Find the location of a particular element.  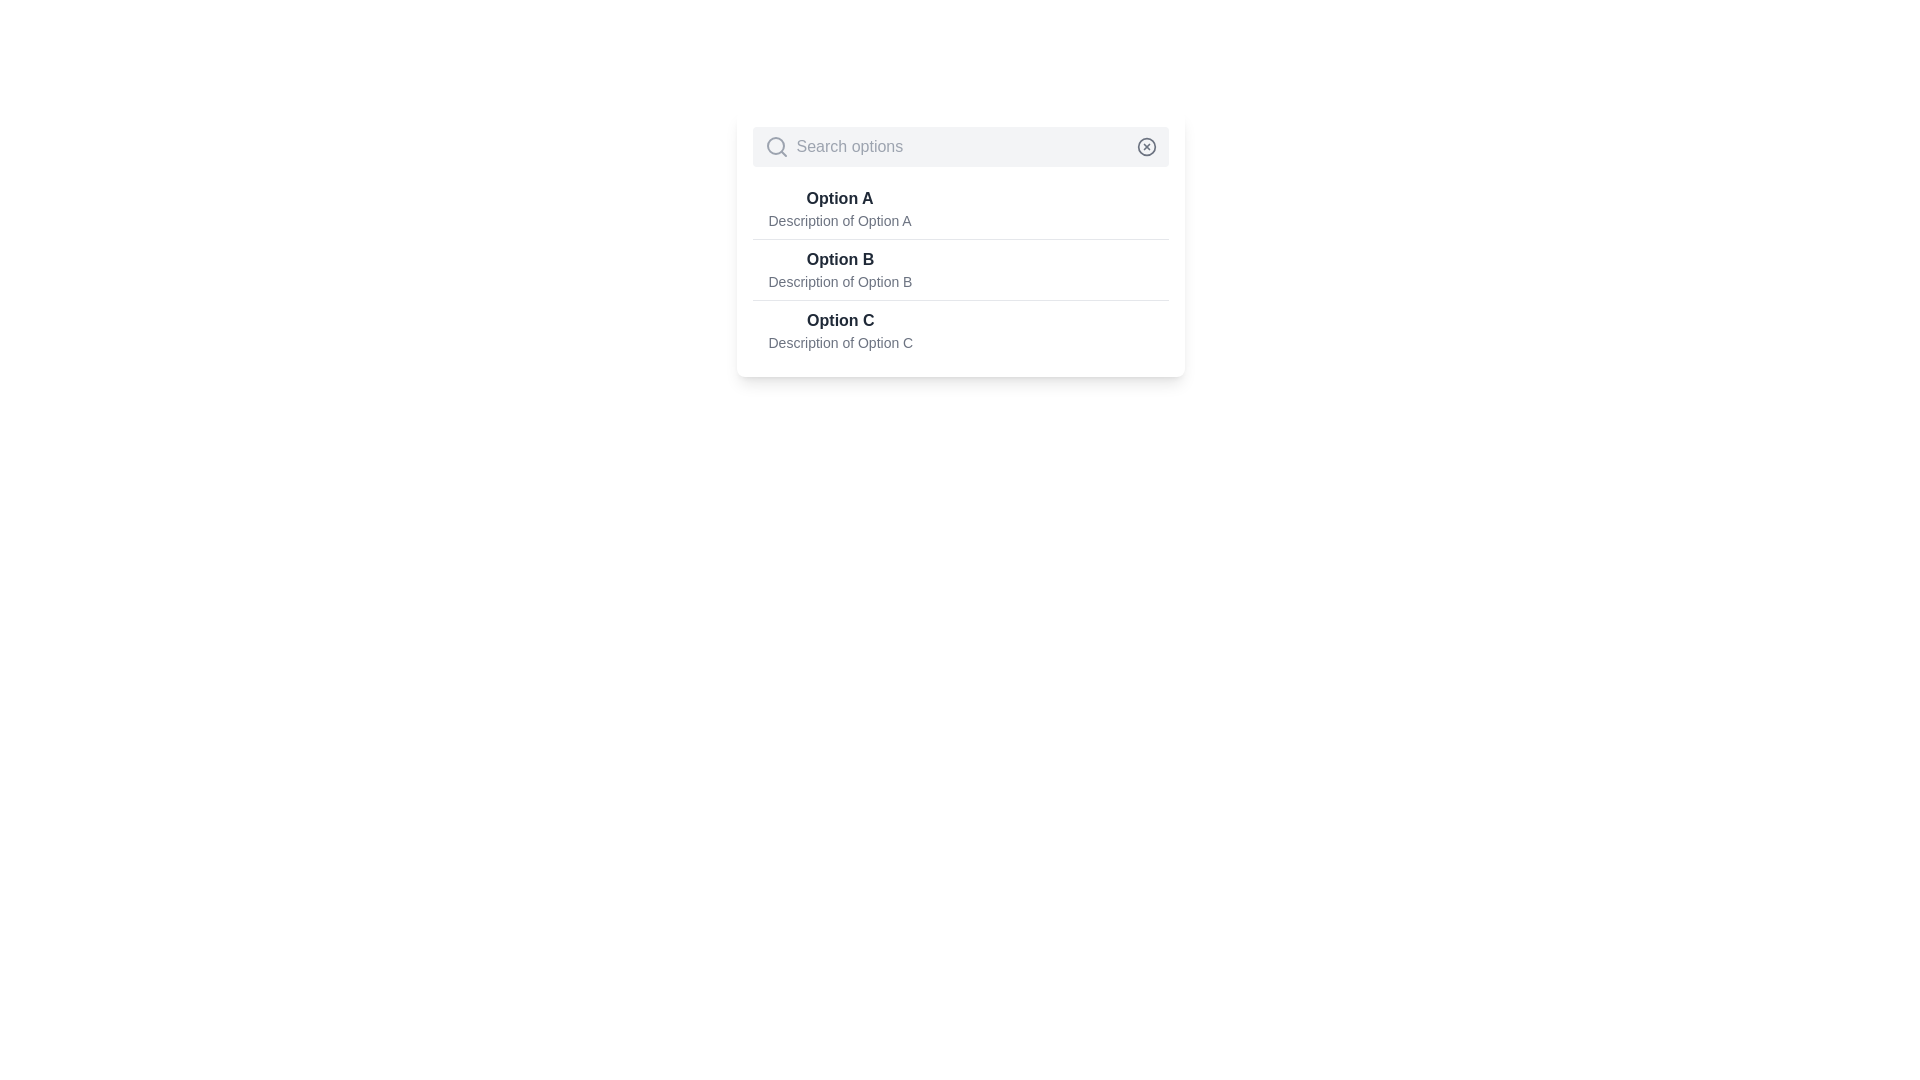

the magnifying glass icon, which represents search functionality, located on the left side of the dropdown menu's horizontal bar is located at coordinates (775, 145).